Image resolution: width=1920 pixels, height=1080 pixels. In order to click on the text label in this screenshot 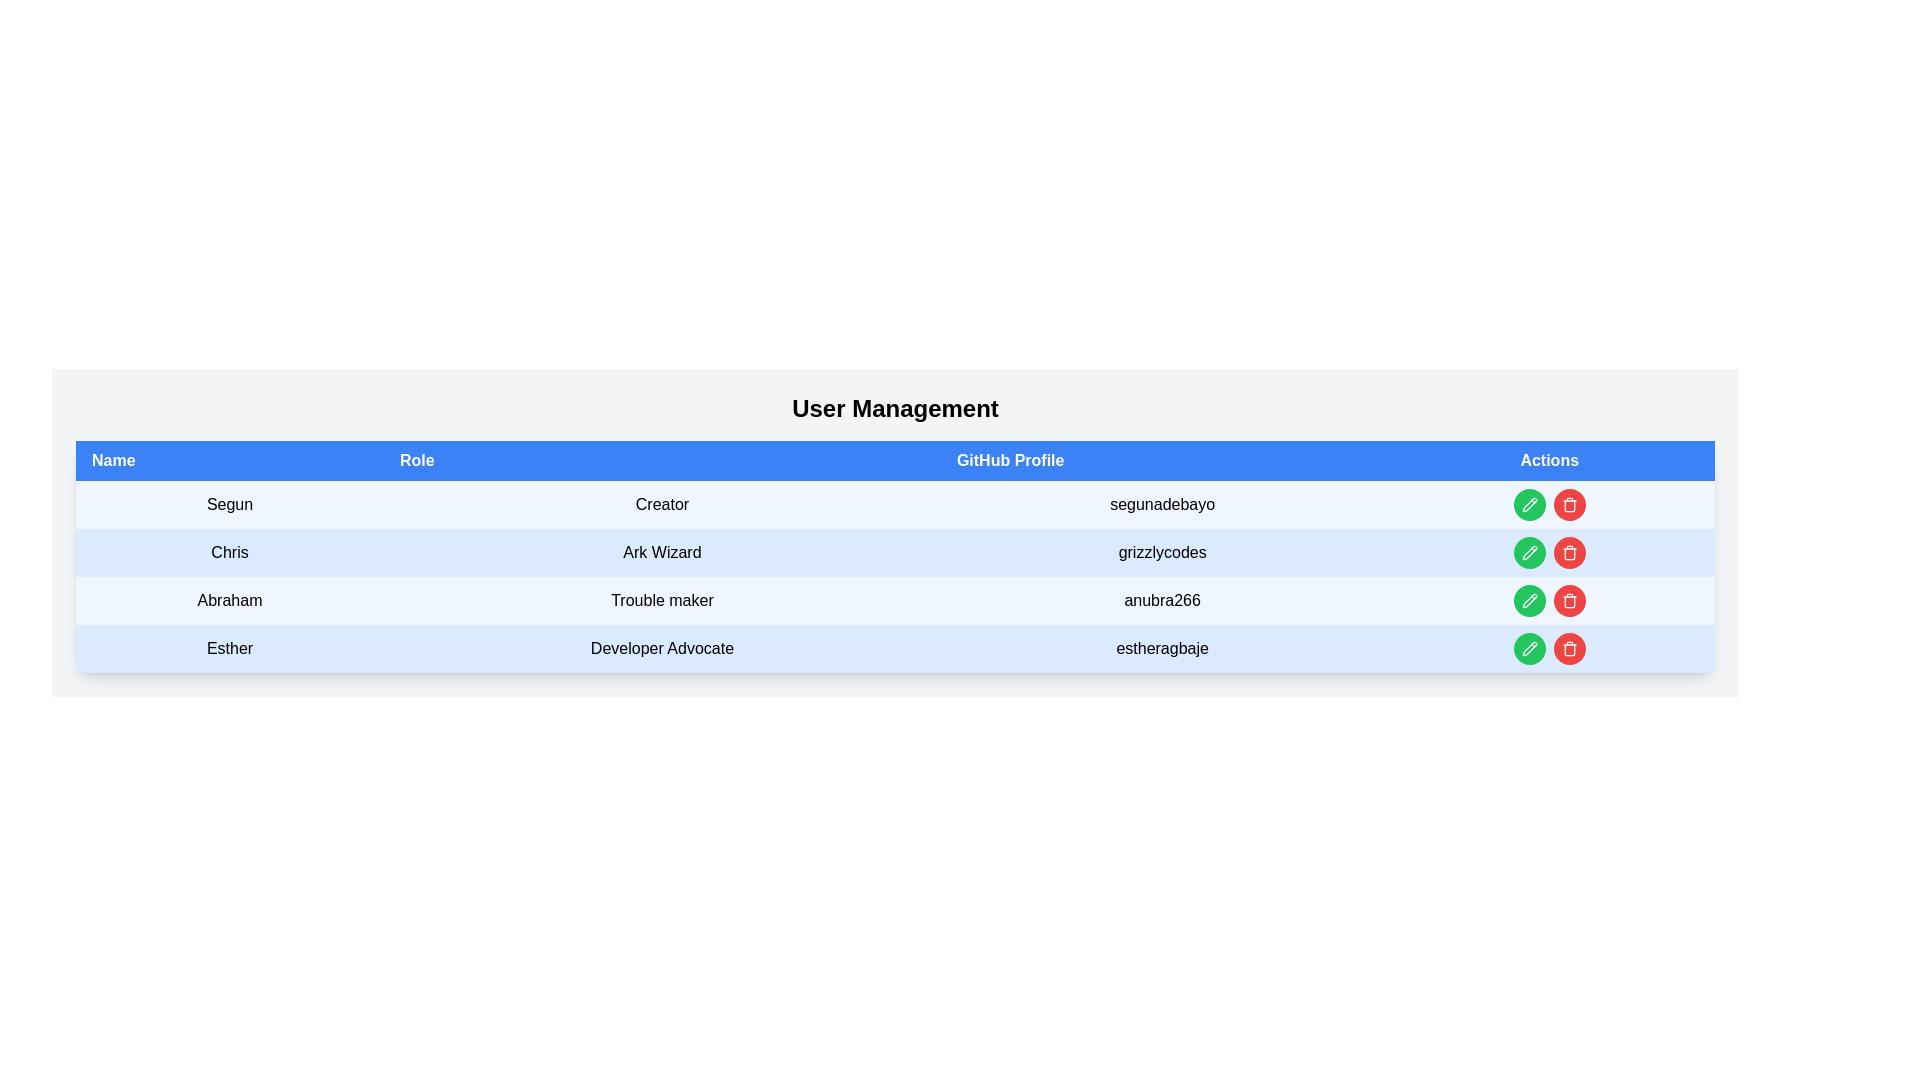, I will do `click(662, 552)`.